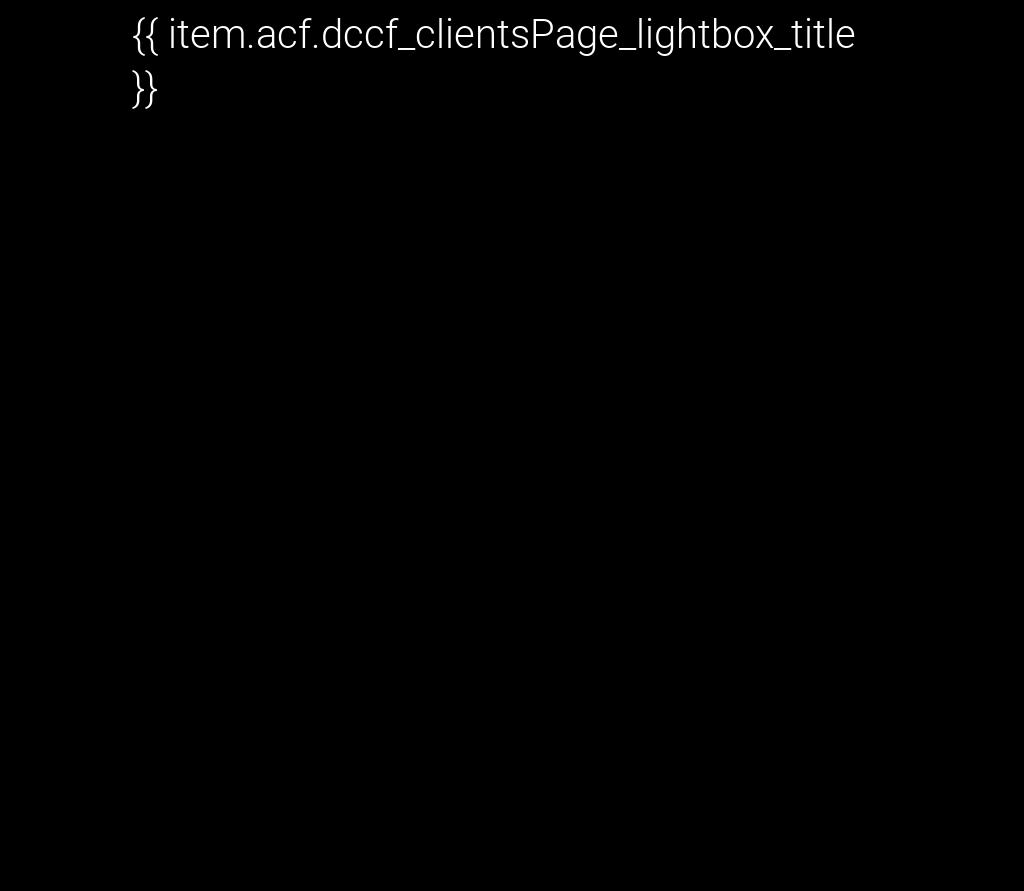  Describe the element at coordinates (31, 440) in the screenshot. I see `'To read more from'` at that location.